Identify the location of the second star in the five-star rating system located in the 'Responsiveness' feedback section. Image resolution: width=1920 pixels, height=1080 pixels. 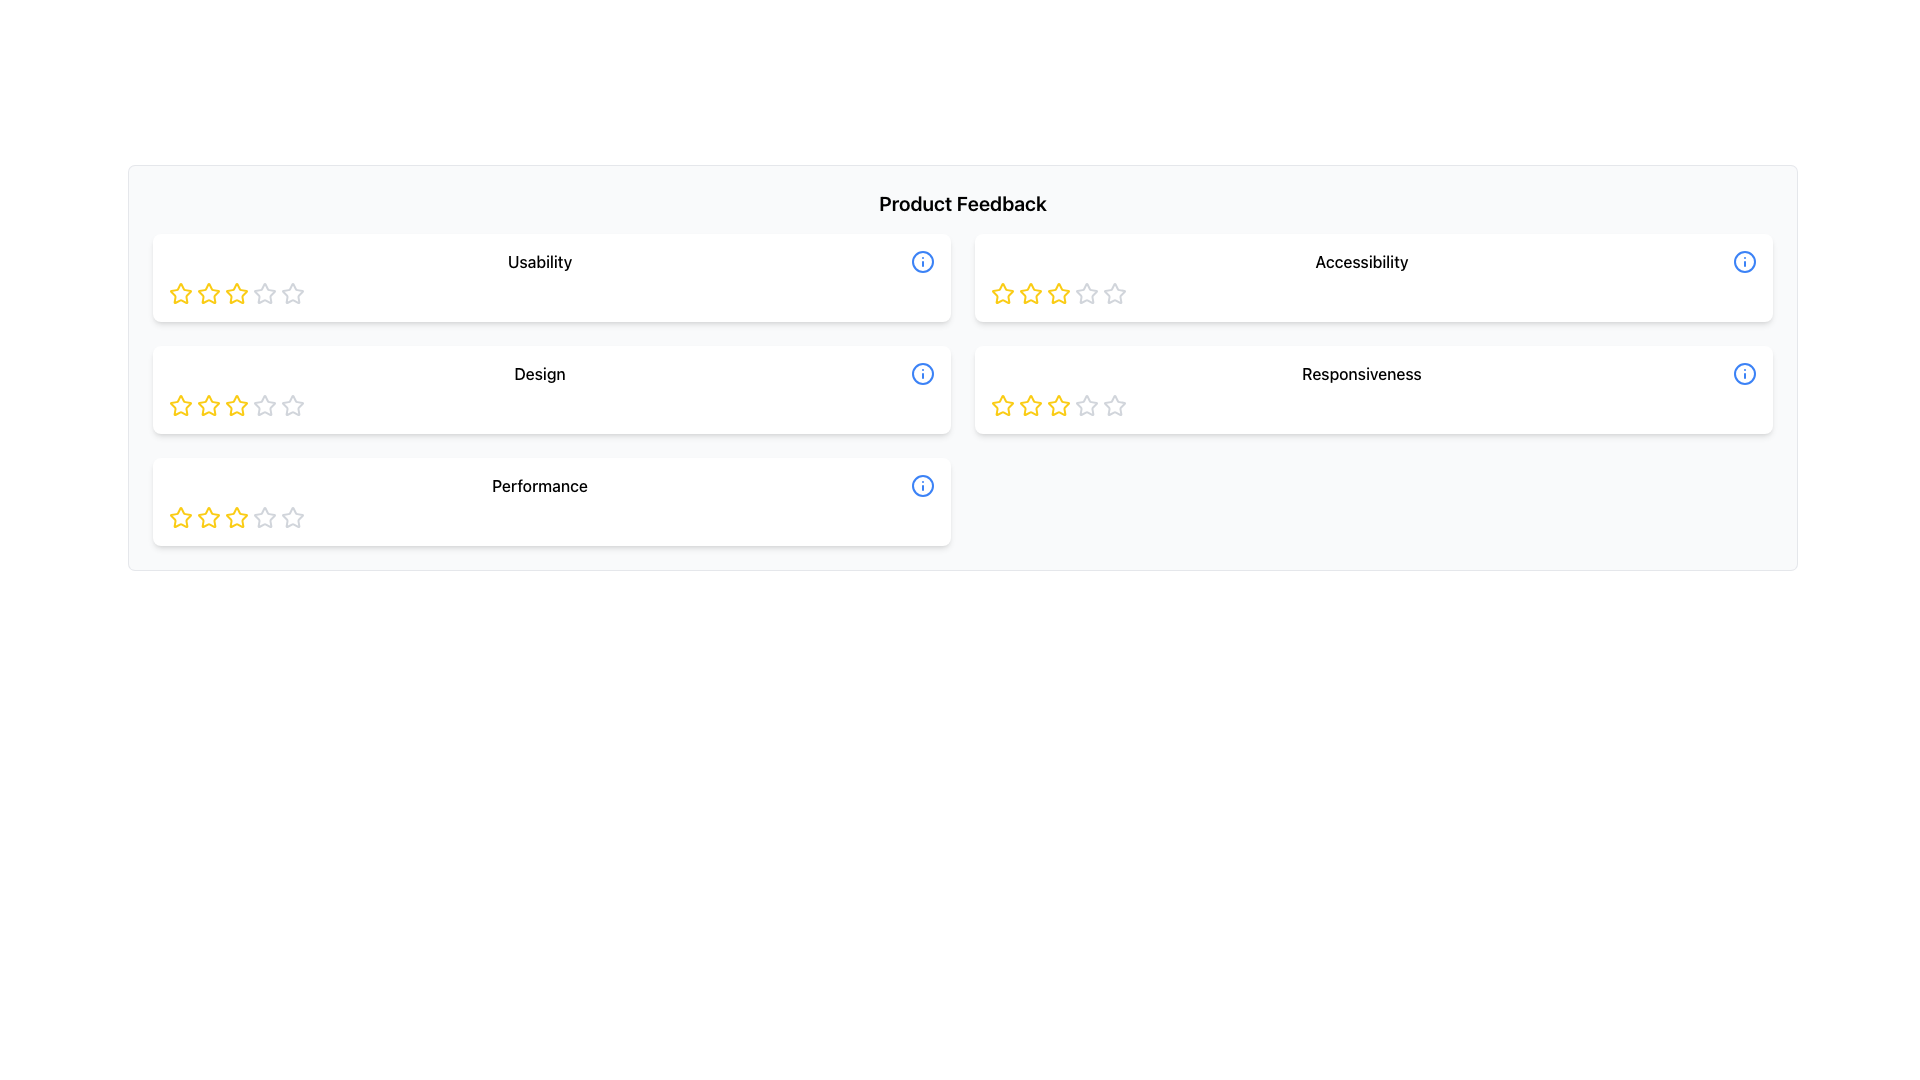
(1003, 405).